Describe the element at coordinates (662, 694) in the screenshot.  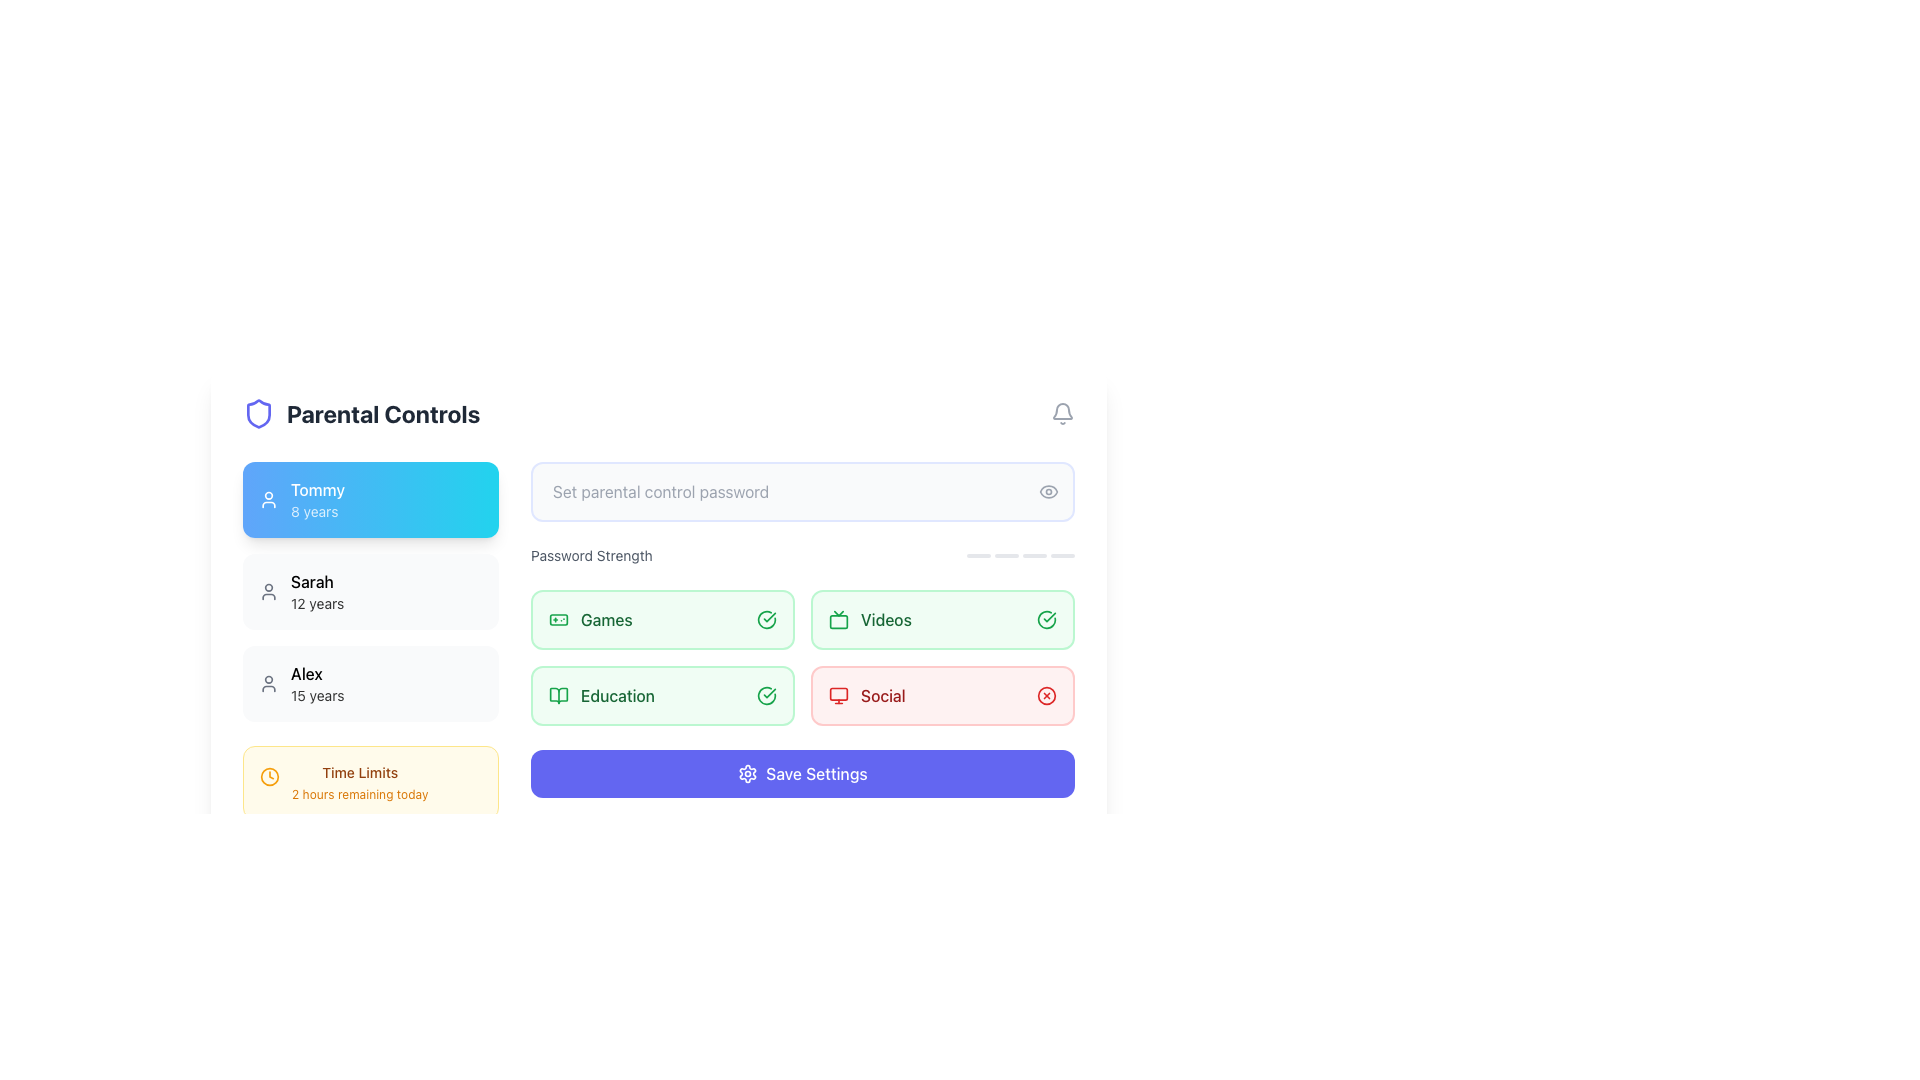
I see `the 'Education' category toggle button located in the second row and second column of the grid layout` at that location.